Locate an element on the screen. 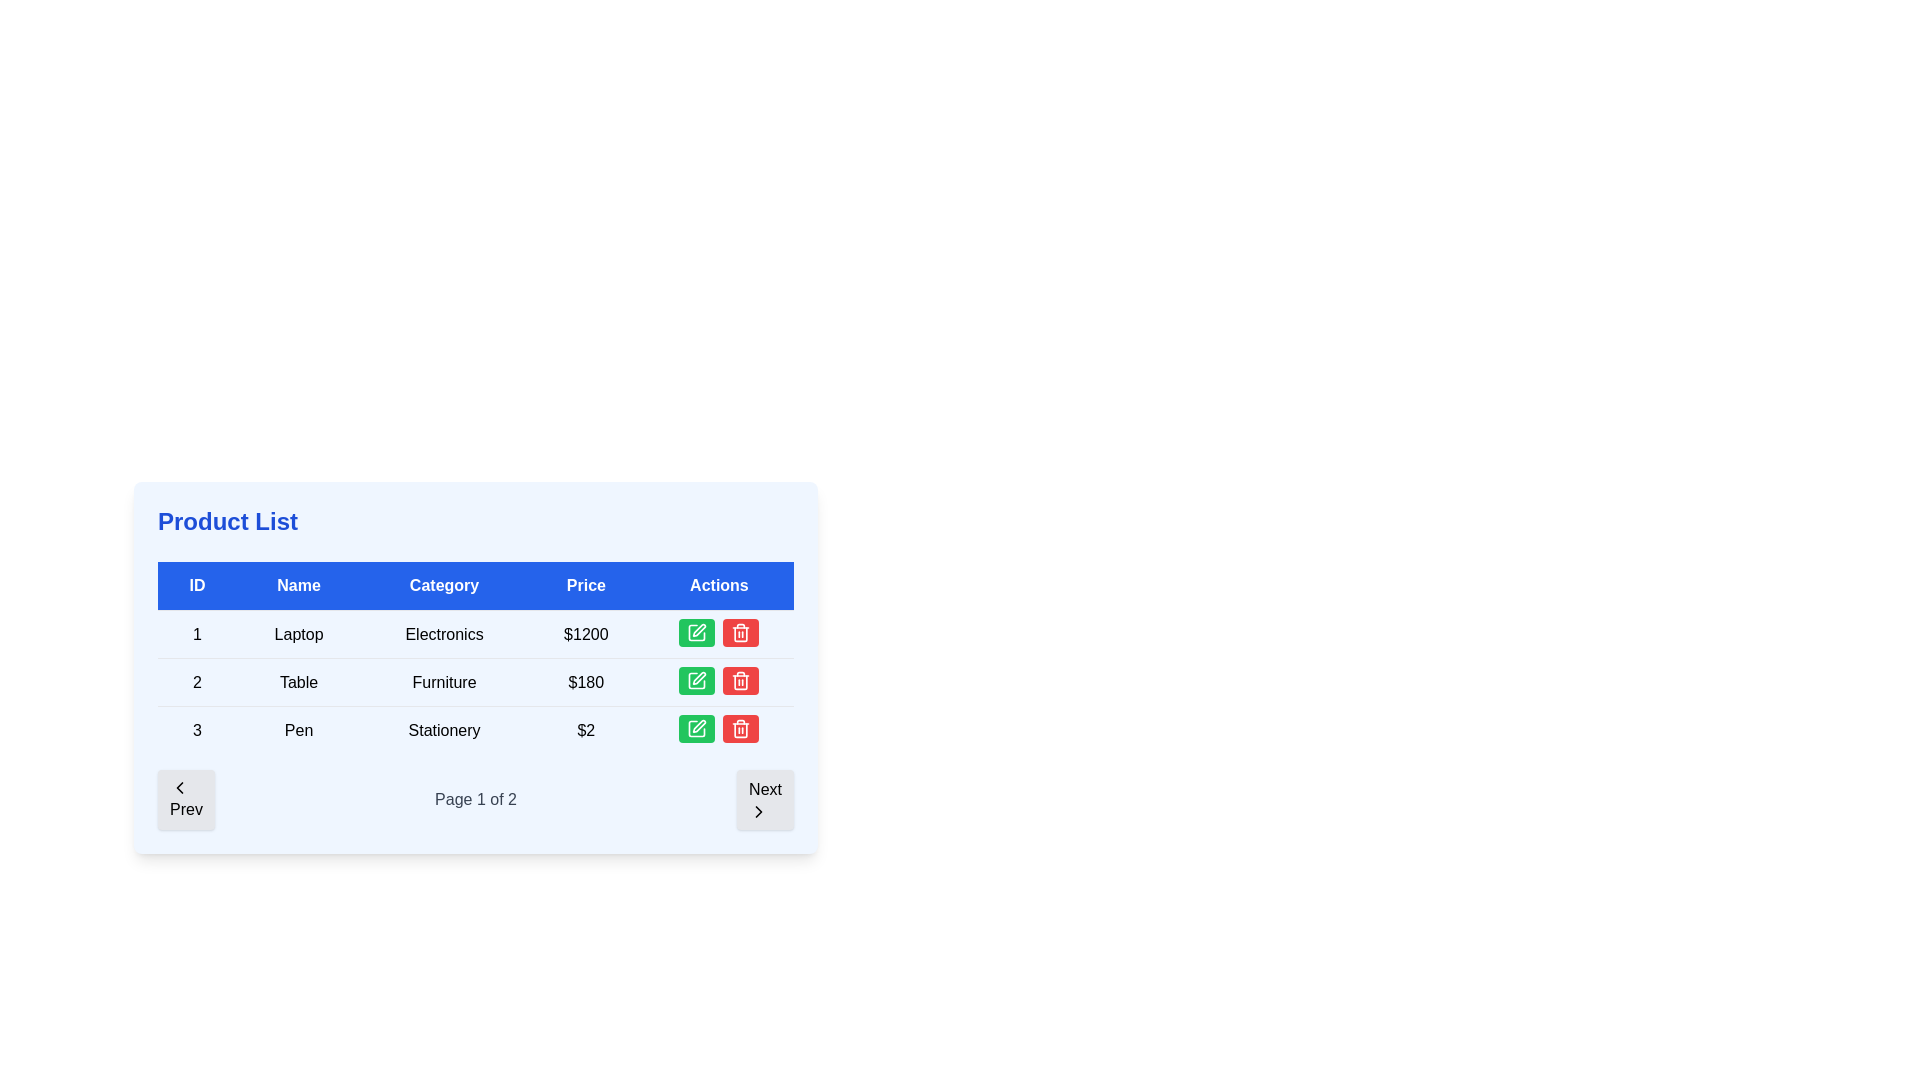 This screenshot has width=1920, height=1080. the trash can icon in the 'Actions' column is located at coordinates (740, 729).